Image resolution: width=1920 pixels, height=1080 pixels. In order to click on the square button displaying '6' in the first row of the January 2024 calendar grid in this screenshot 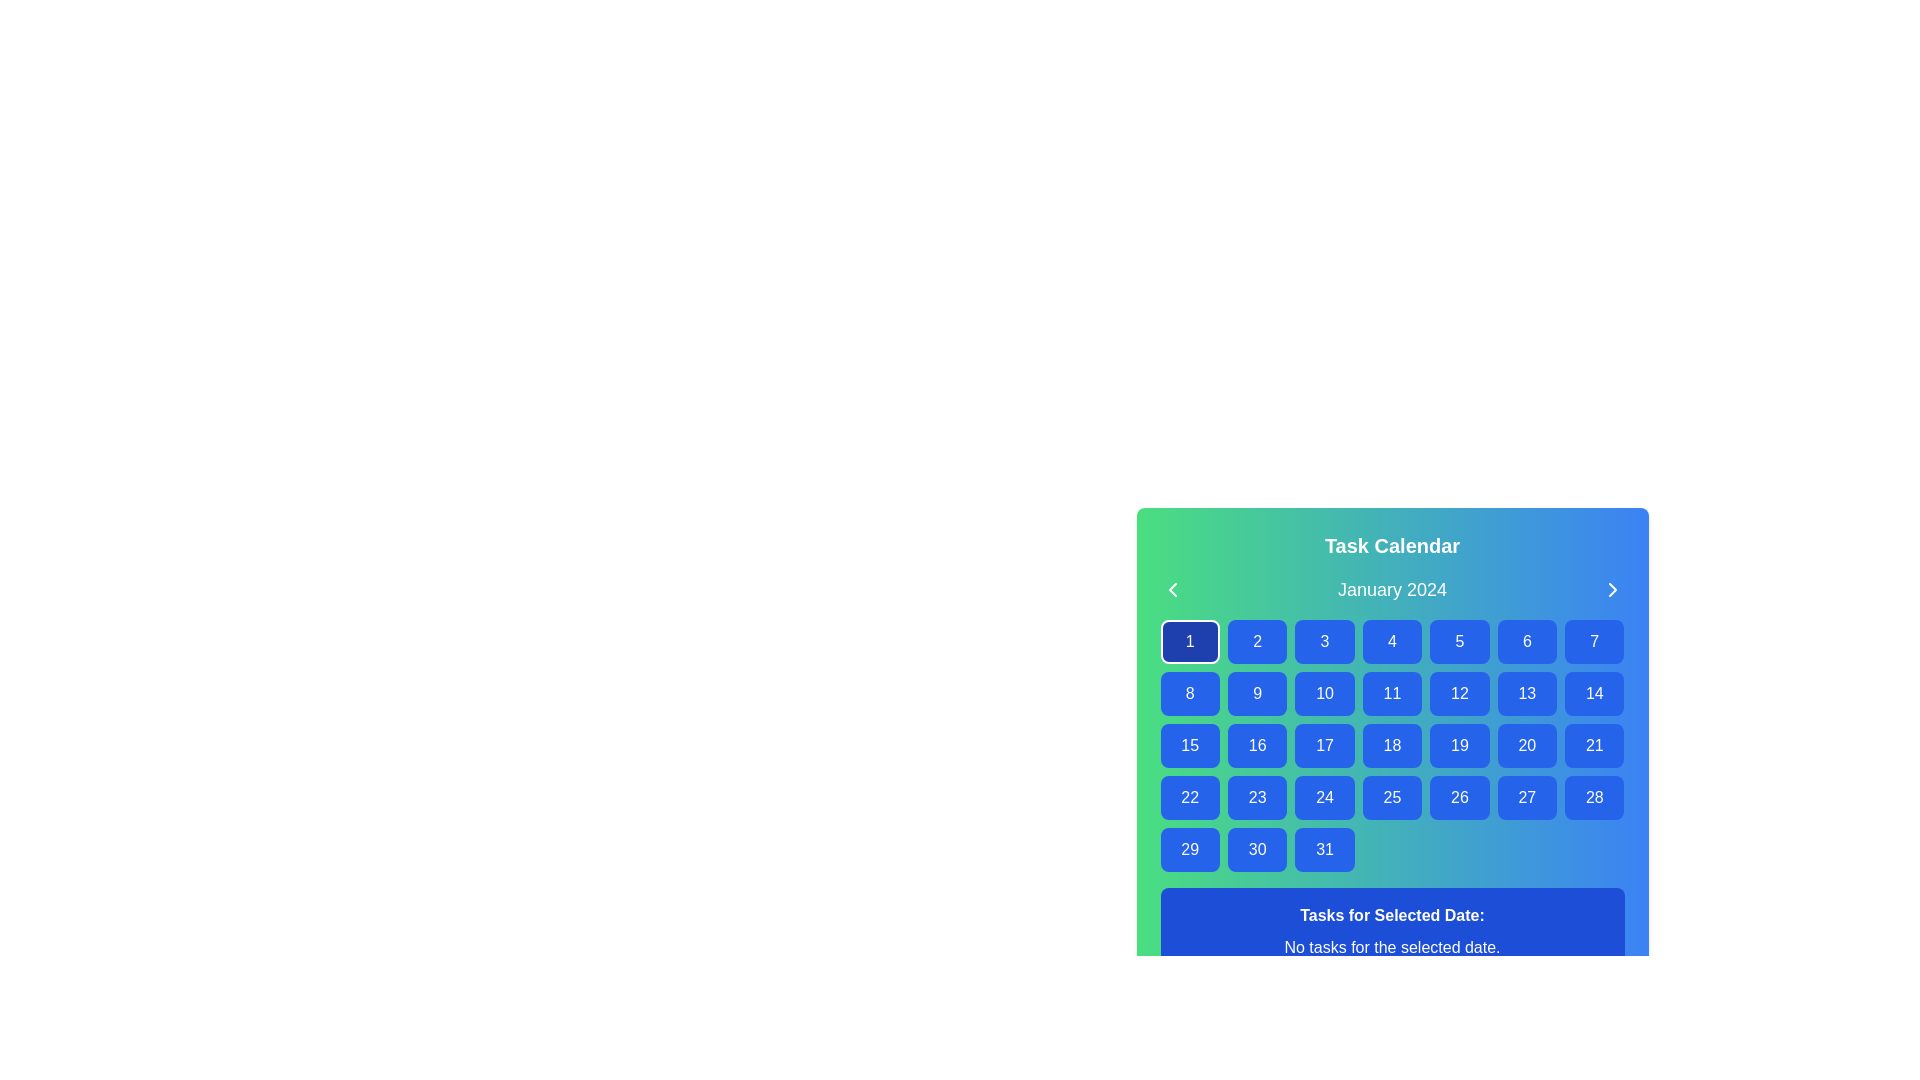, I will do `click(1526, 641)`.